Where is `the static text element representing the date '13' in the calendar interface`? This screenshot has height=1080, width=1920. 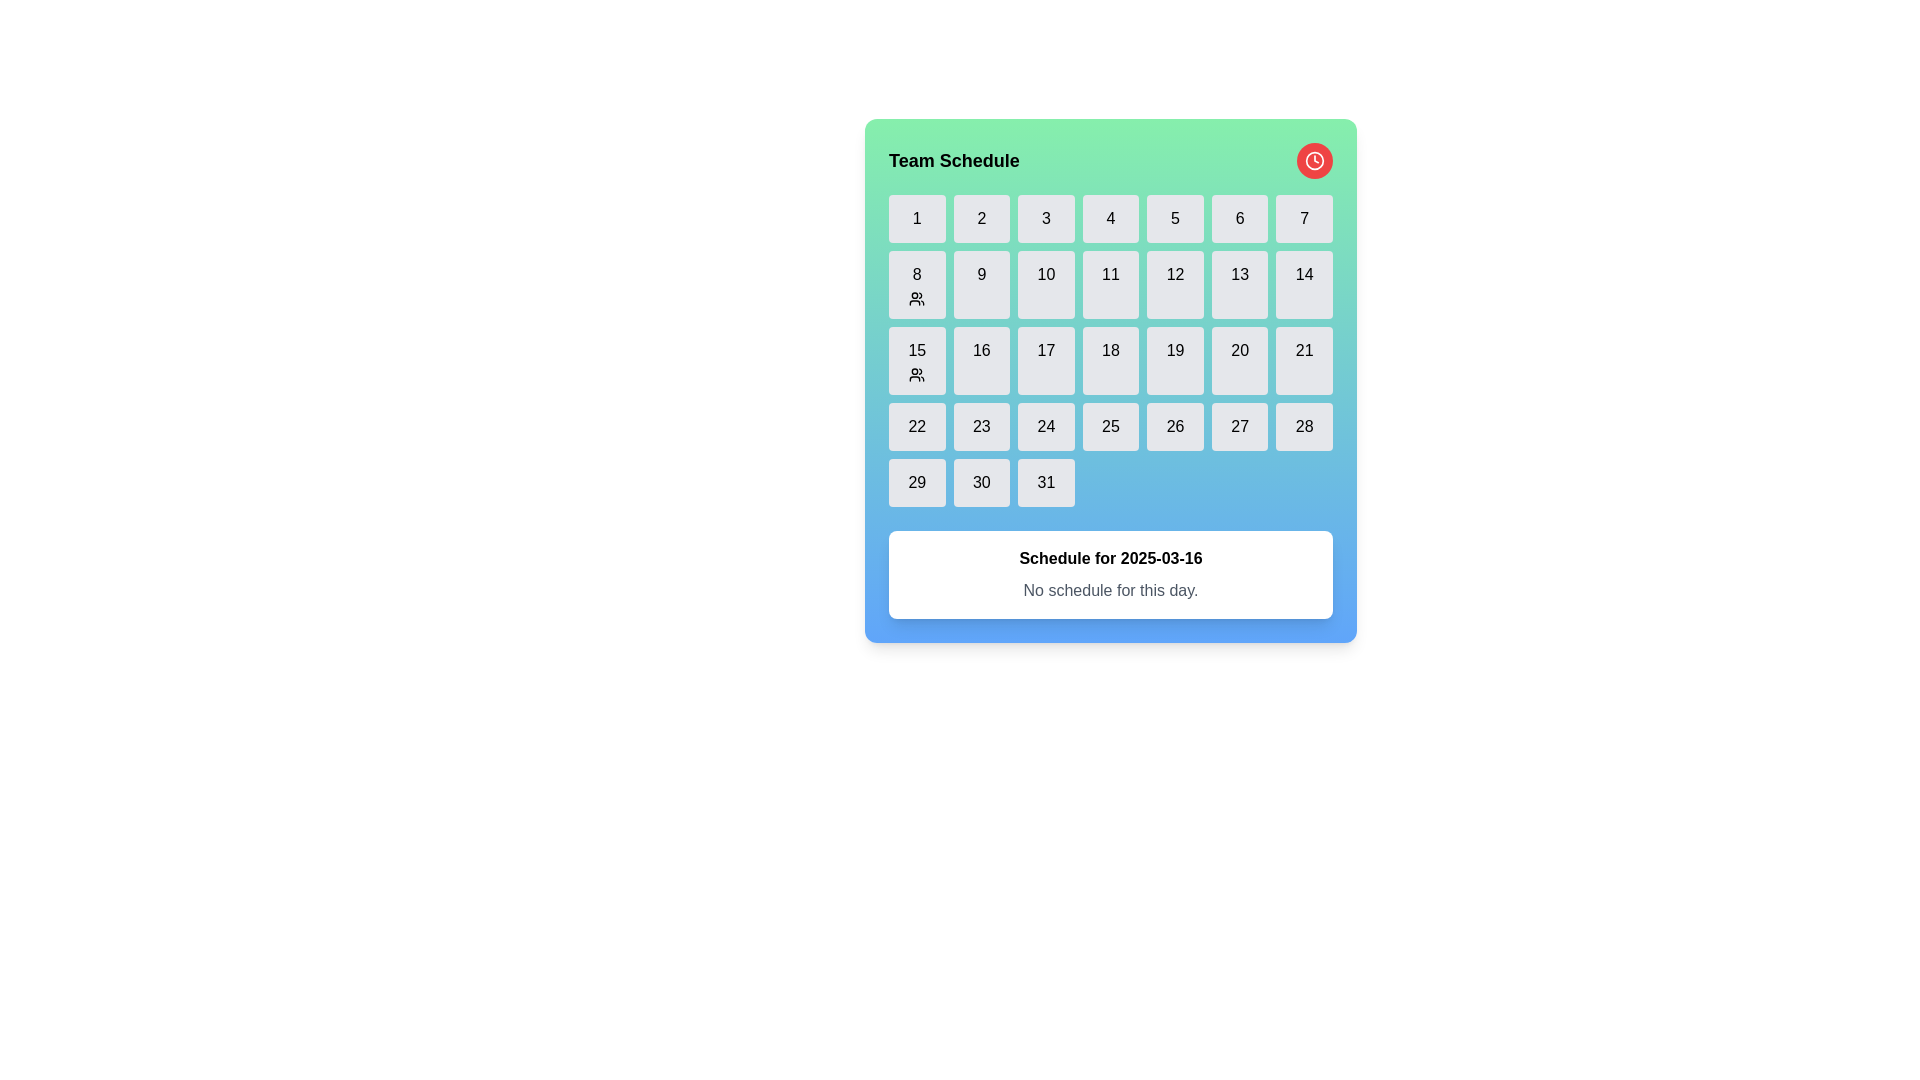 the static text element representing the date '13' in the calendar interface is located at coordinates (1238, 274).